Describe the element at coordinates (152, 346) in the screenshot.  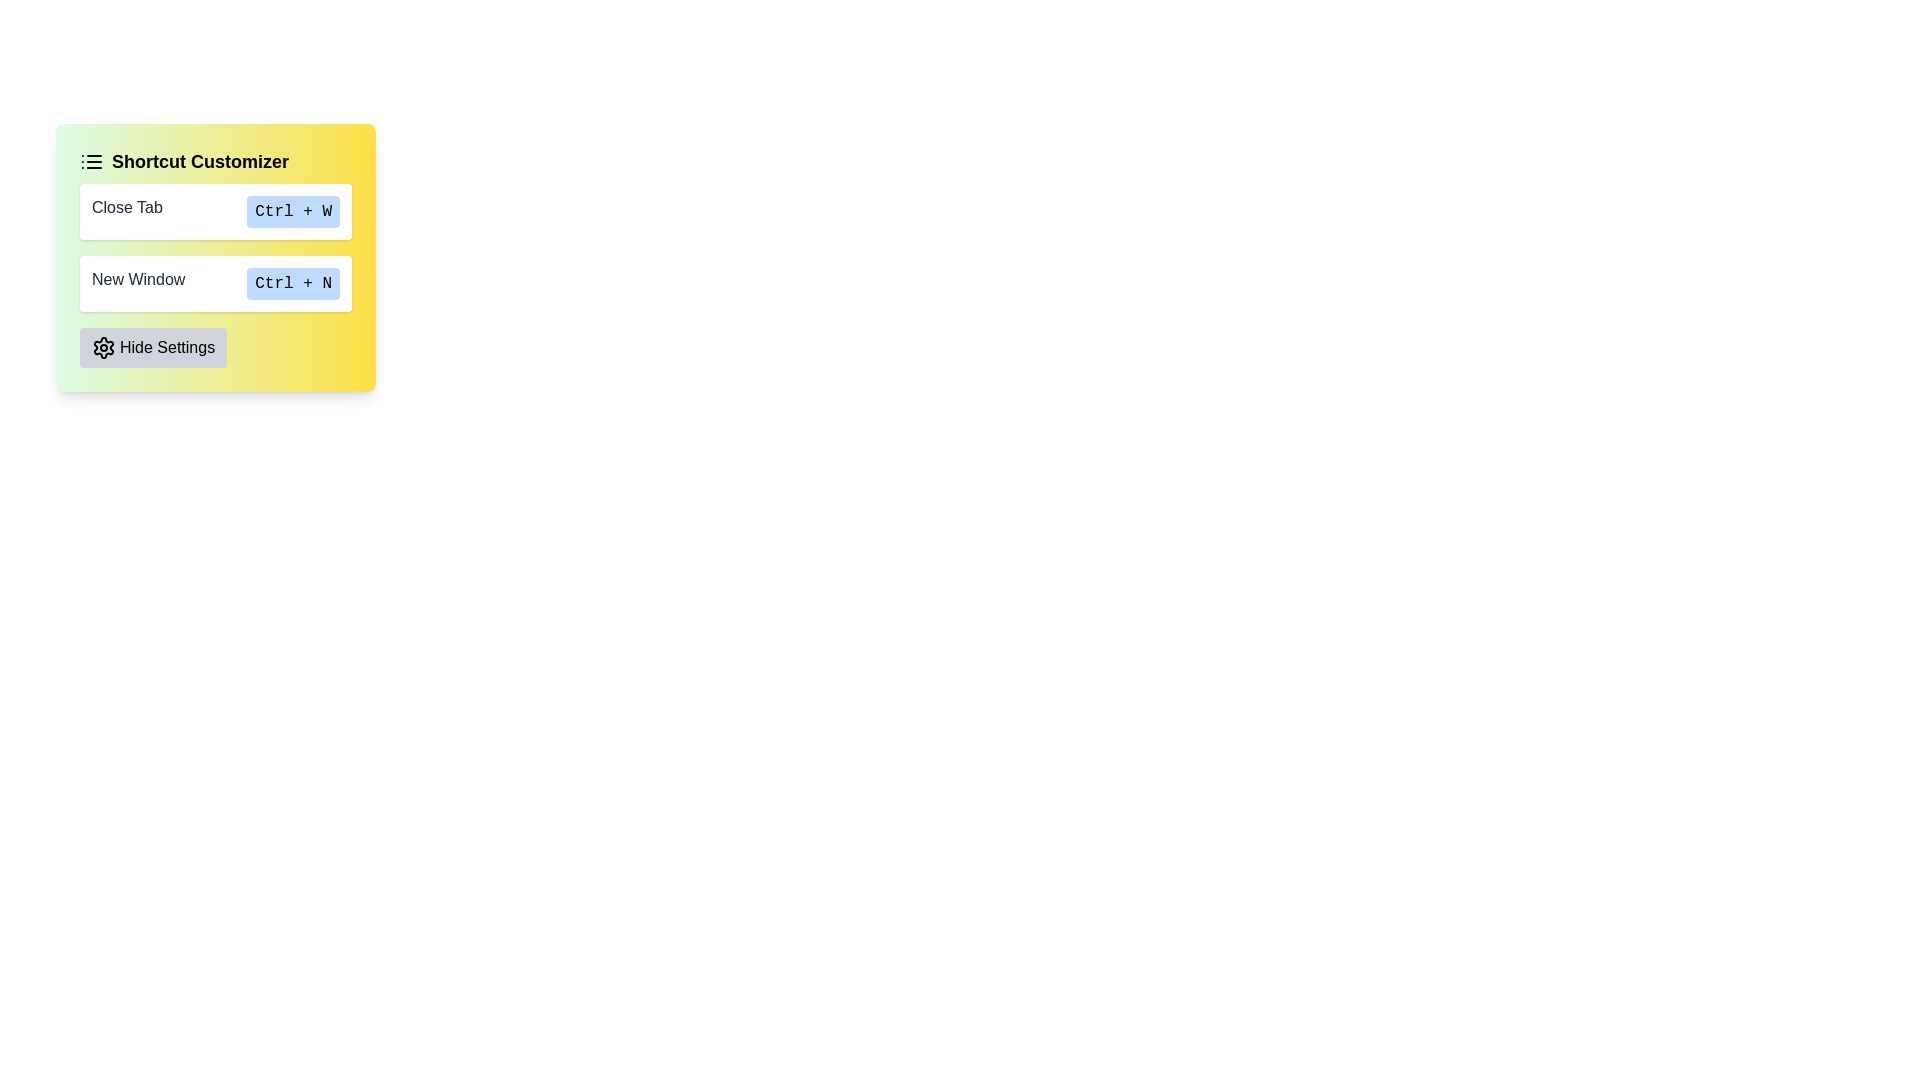
I see `the 'Hide Settings' button, which is a rectangular button with a light gray background and rounded corners` at that location.